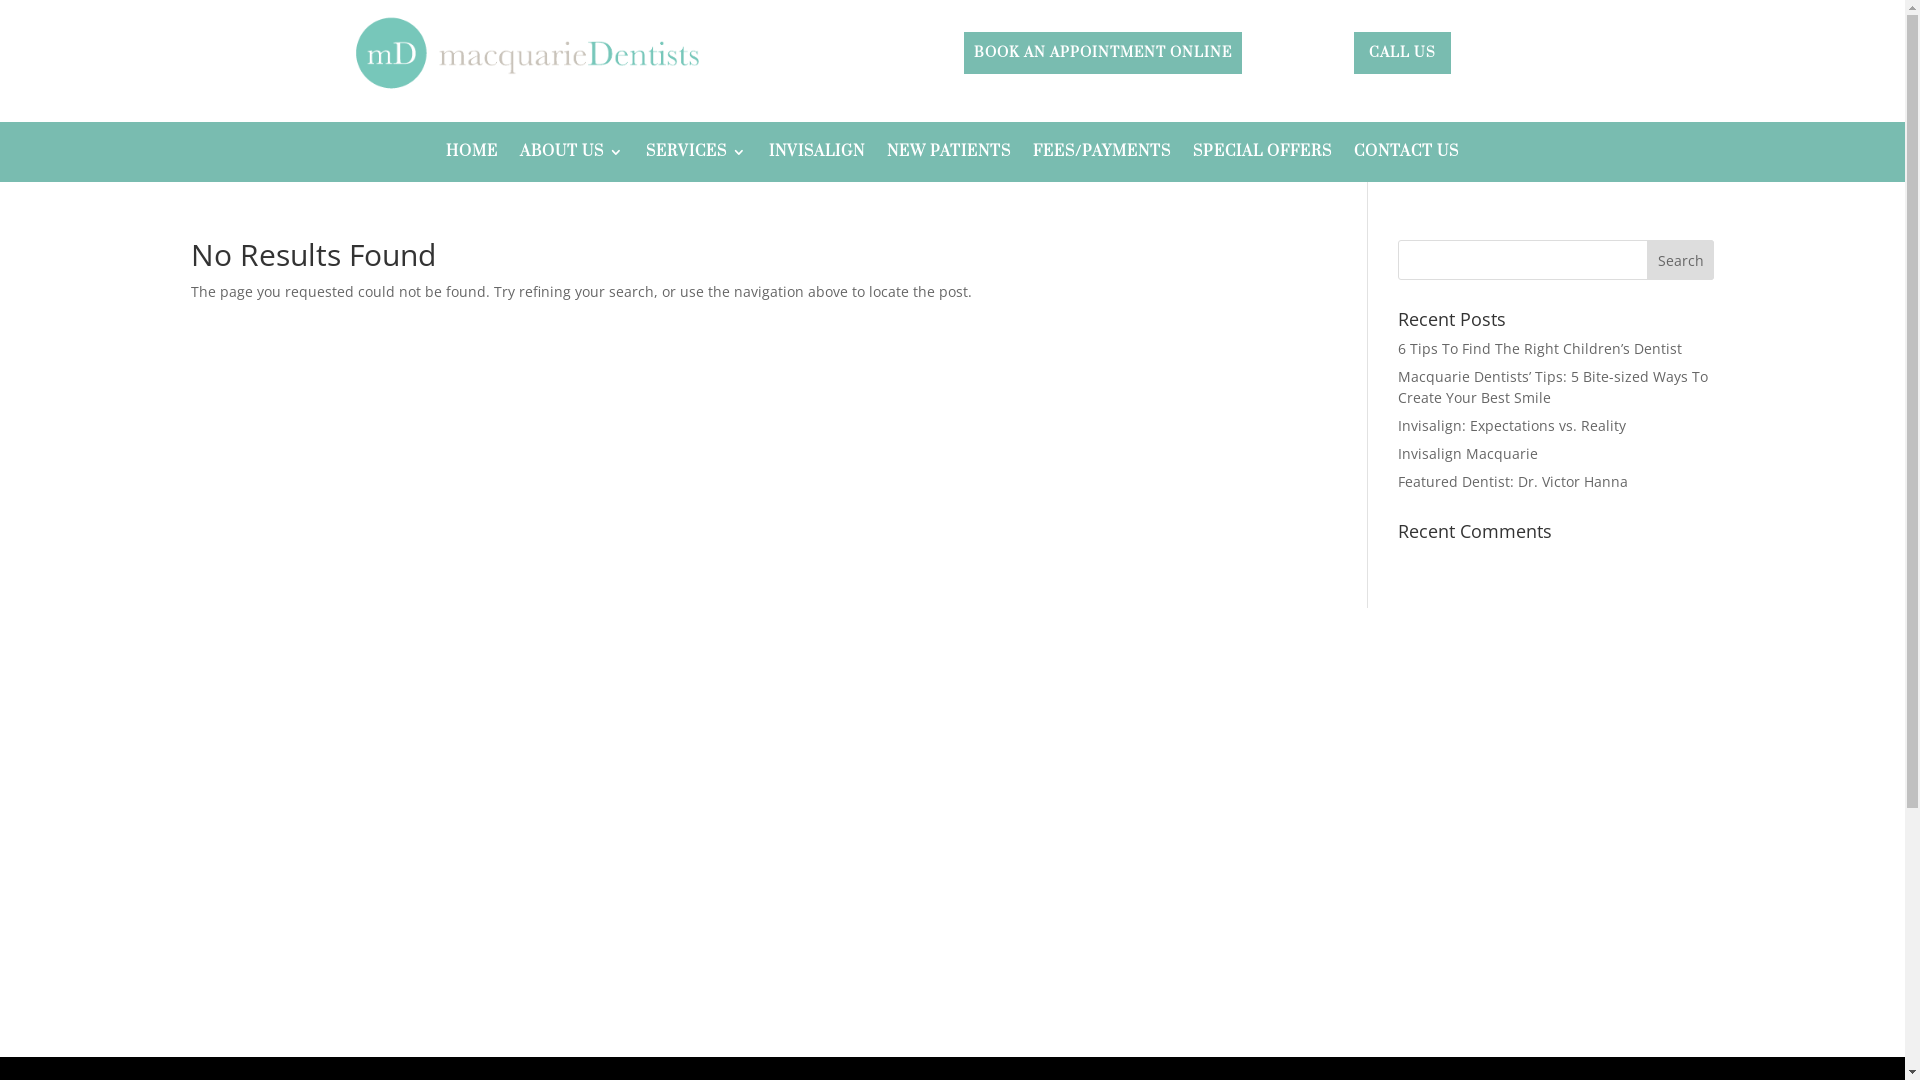  What do you see at coordinates (1396, 424) in the screenshot?
I see `'Invisalign: Expectations vs. Reality'` at bounding box center [1396, 424].